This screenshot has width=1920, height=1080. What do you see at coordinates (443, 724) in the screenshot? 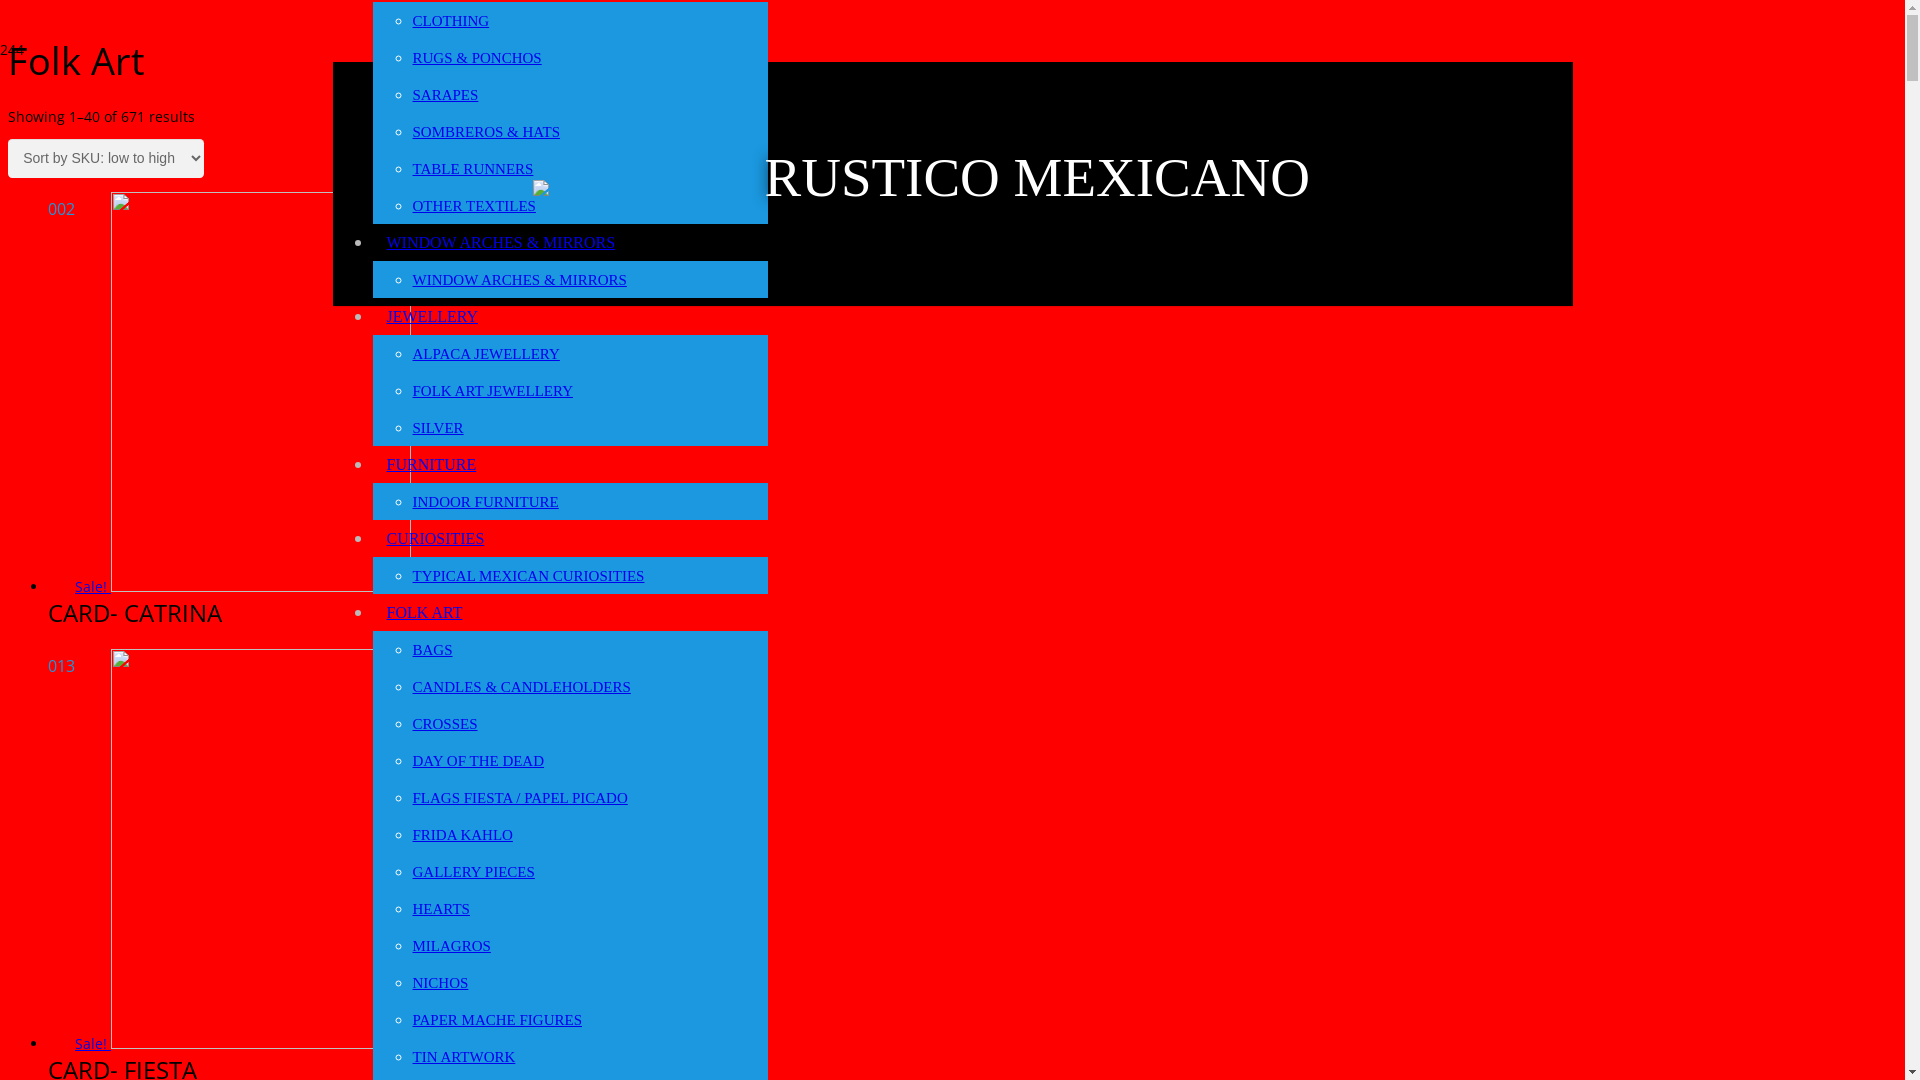
I see `'CROSSES'` at bounding box center [443, 724].